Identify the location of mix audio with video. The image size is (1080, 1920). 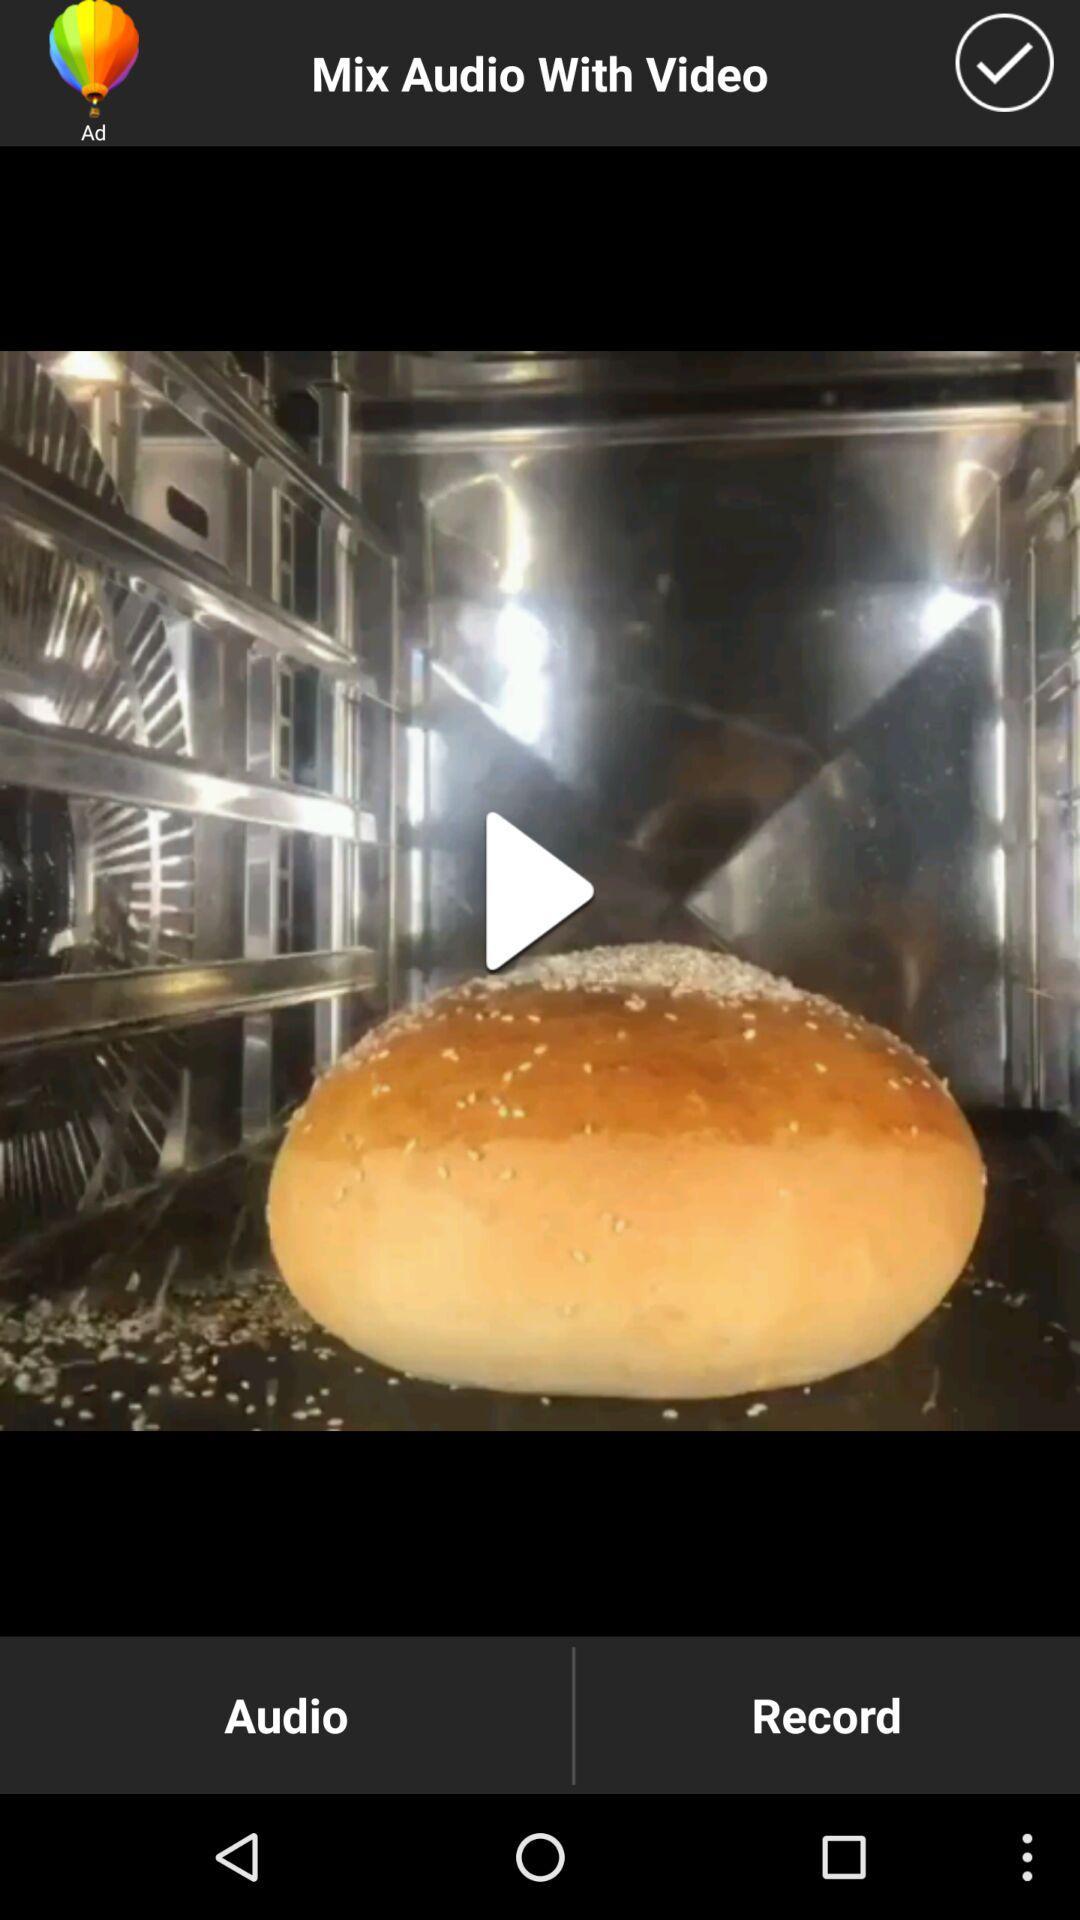
(1004, 62).